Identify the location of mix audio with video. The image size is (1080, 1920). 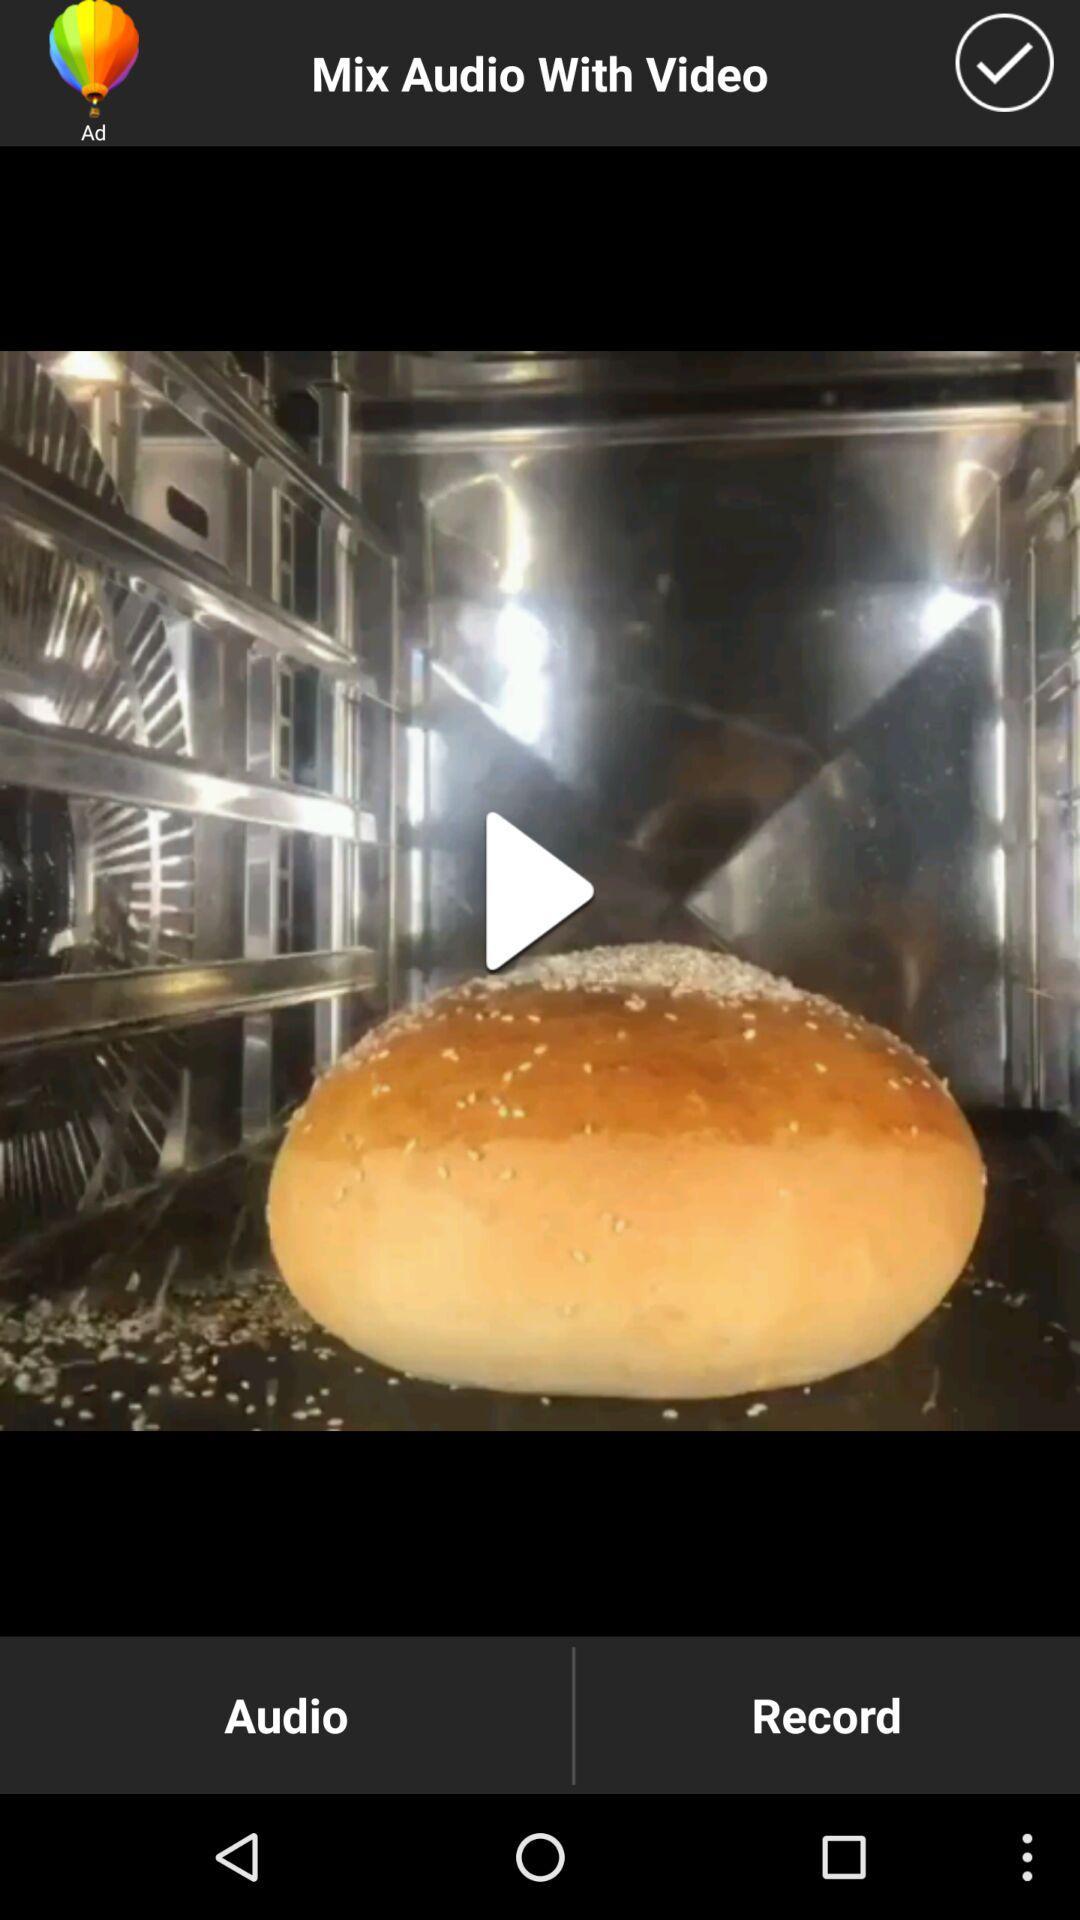
(1004, 62).